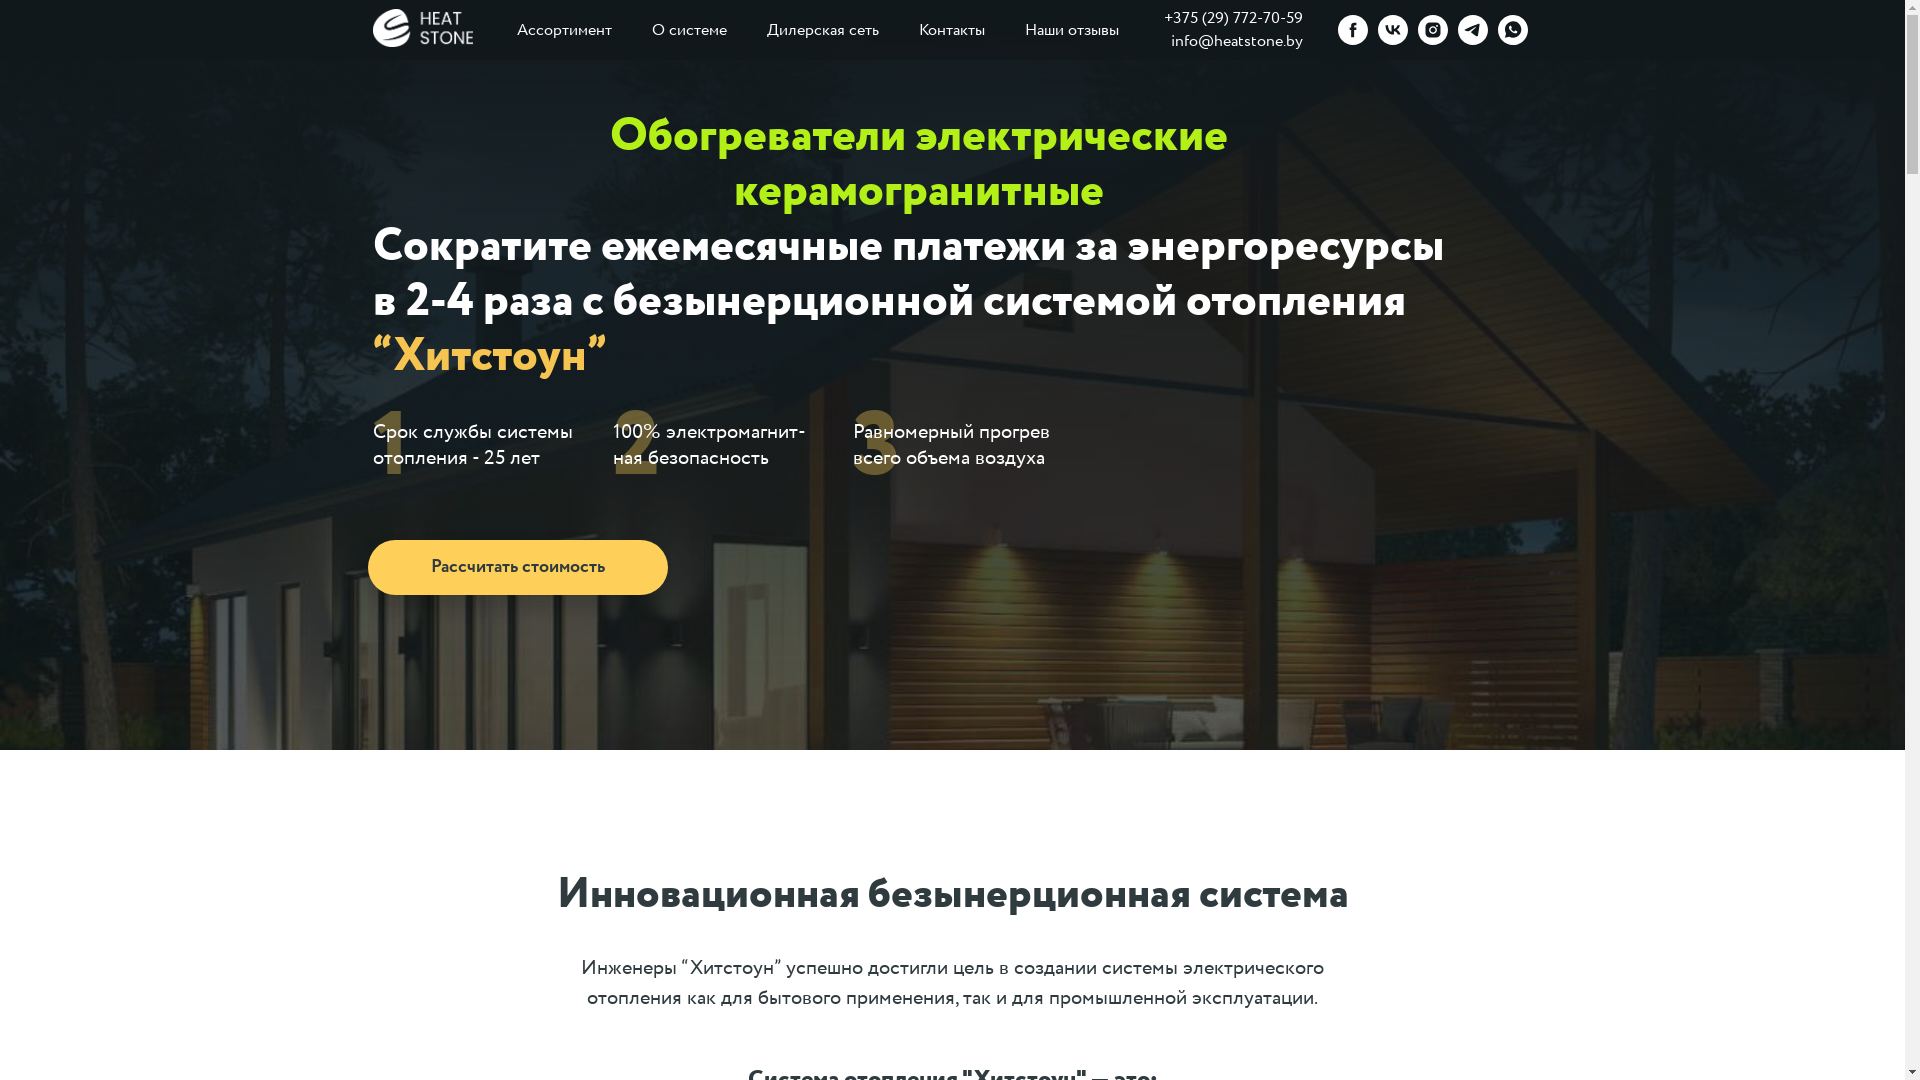  Describe the element at coordinates (1235, 41) in the screenshot. I see `'info@heatstone.by'` at that location.